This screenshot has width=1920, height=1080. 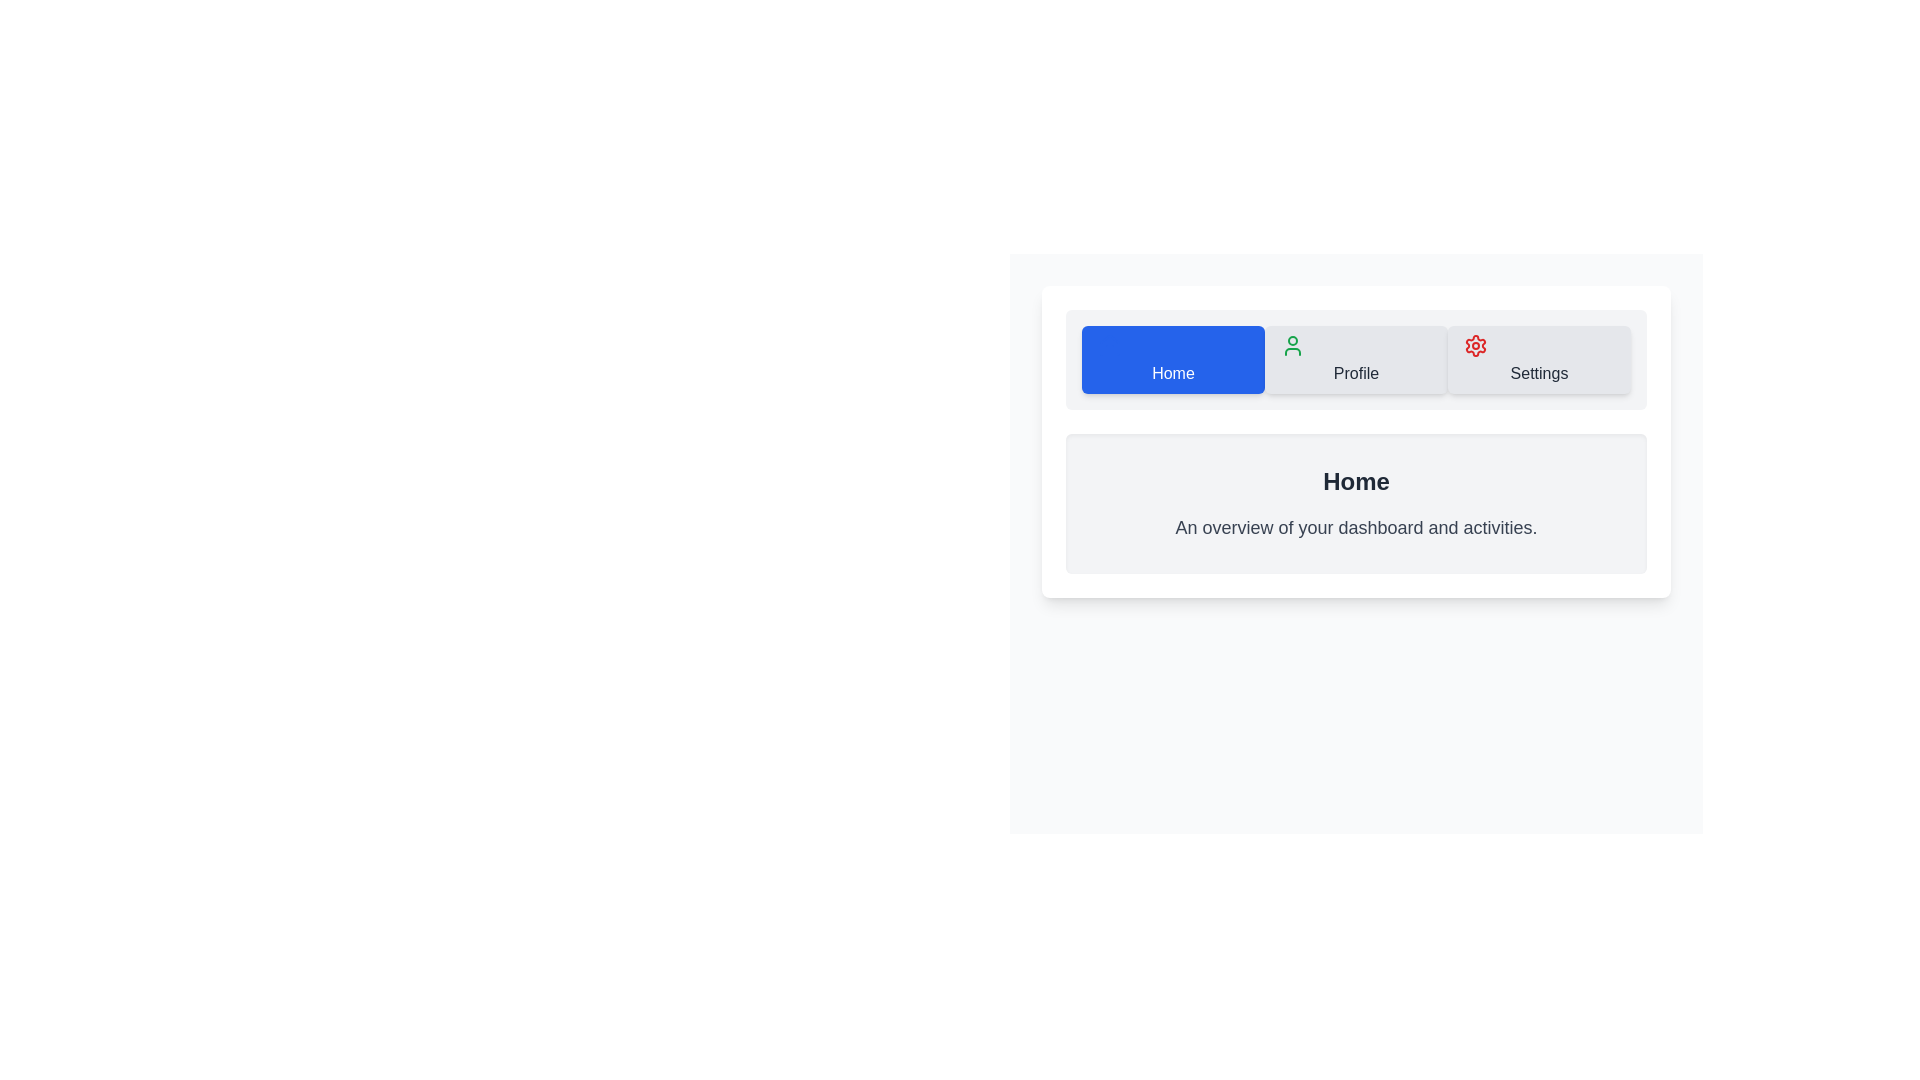 I want to click on the Settings tab, so click(x=1538, y=358).